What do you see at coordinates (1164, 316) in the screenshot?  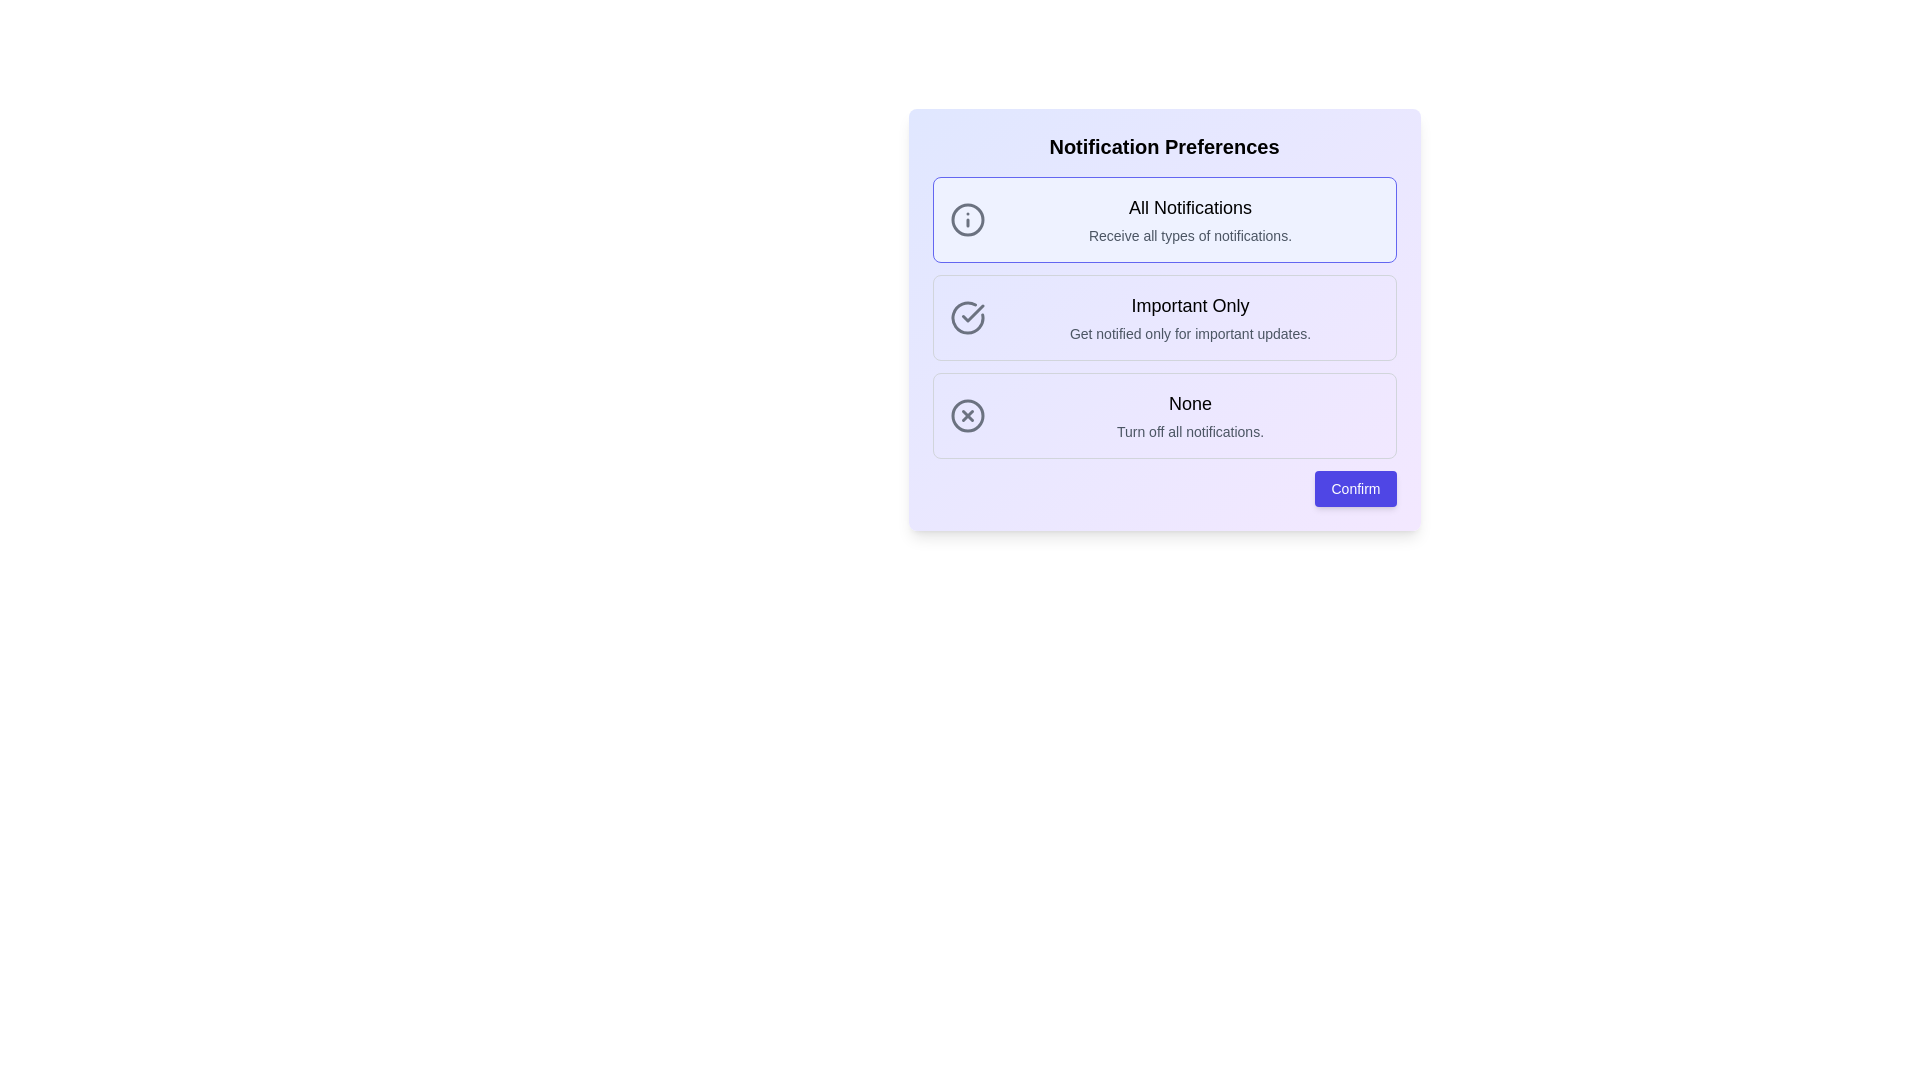 I see `the selectable option block labeled 'Important Only' with a checkmark icon, positioned centrally in the modal dialog titled 'Notification Preferences'` at bounding box center [1164, 316].